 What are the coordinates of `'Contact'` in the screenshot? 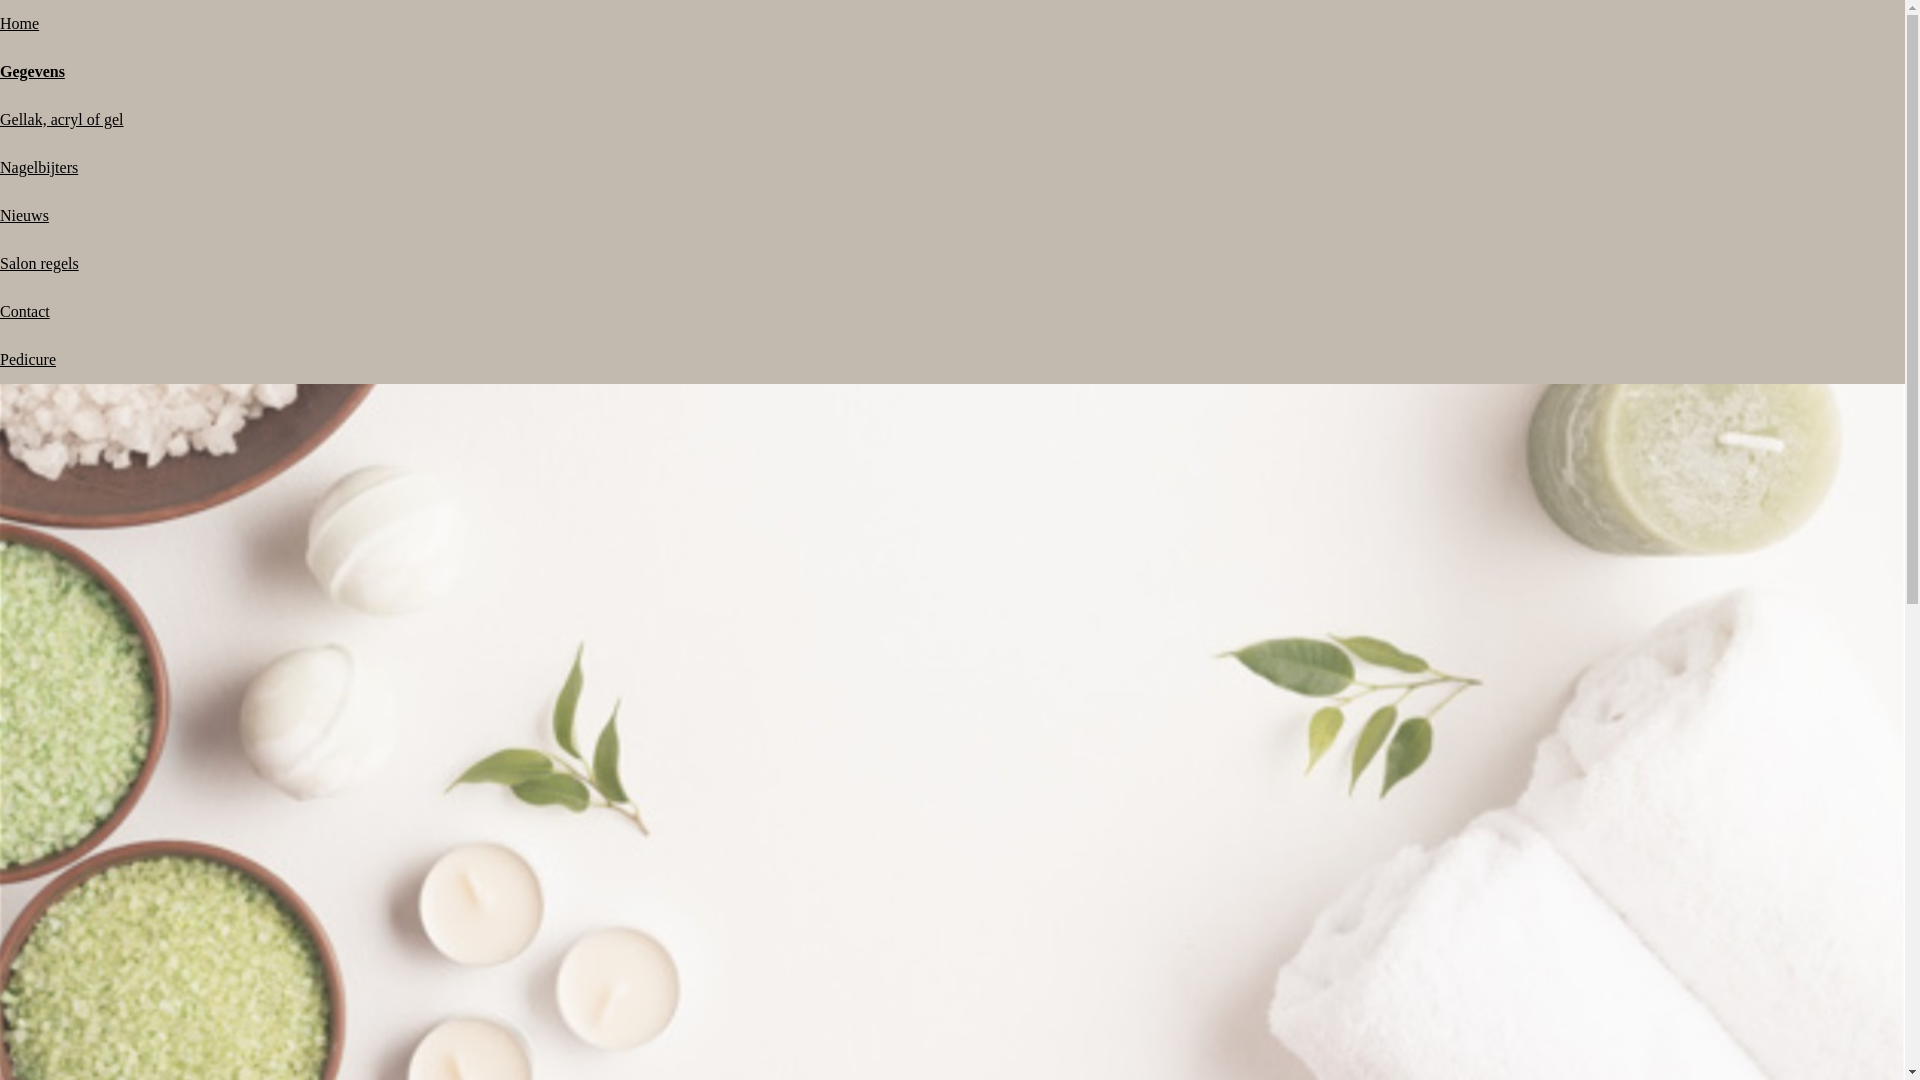 It's located at (0, 311).